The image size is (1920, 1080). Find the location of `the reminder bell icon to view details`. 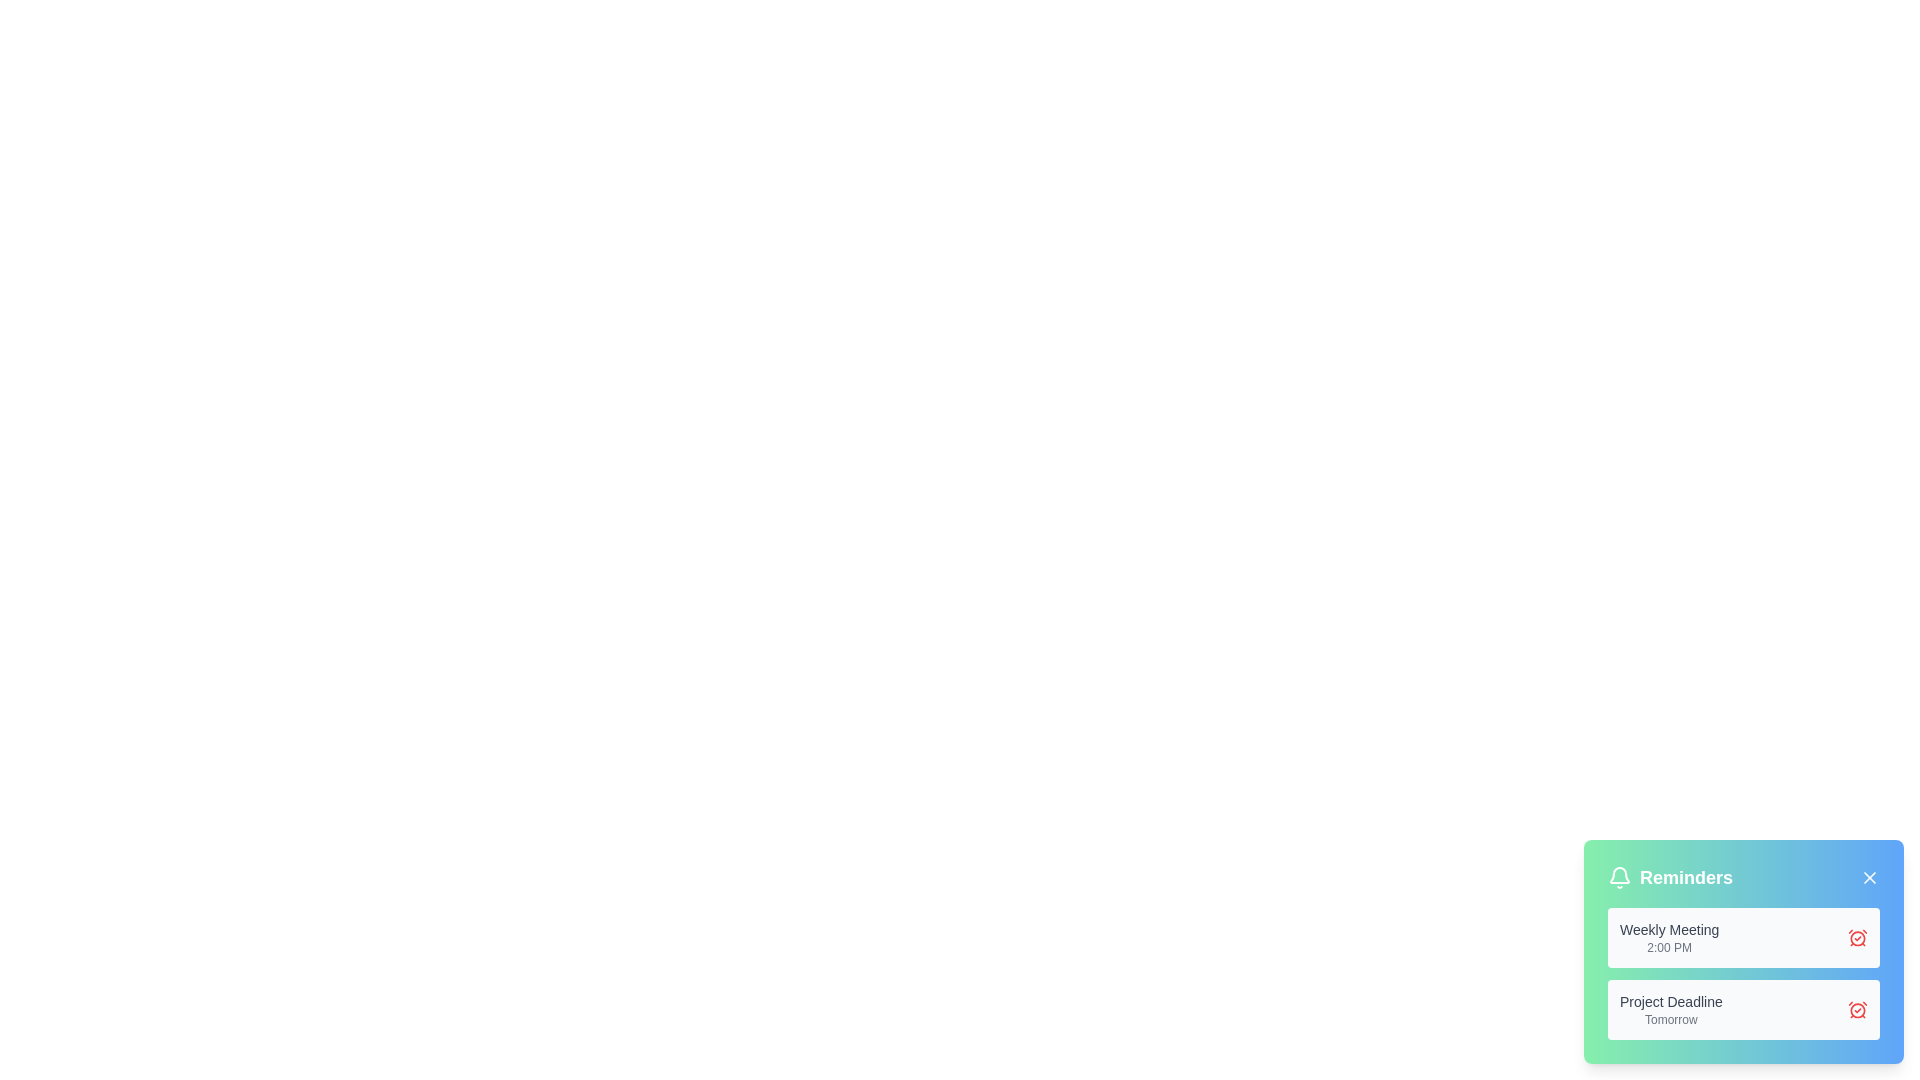

the reminder bell icon to view details is located at coordinates (1620, 877).